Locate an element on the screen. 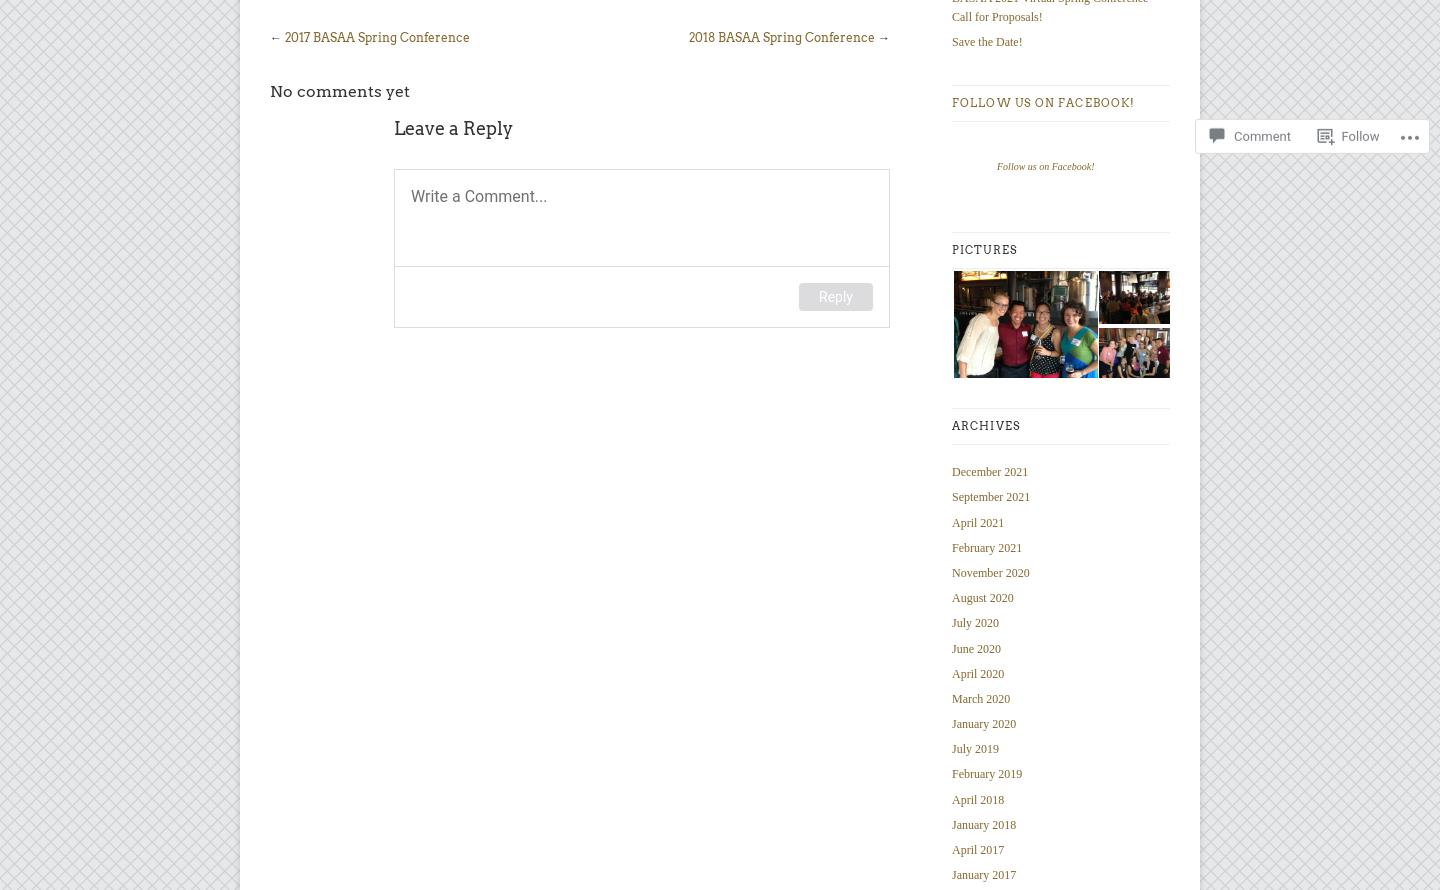 This screenshot has width=1440, height=890. 'February 2019' is located at coordinates (951, 774).